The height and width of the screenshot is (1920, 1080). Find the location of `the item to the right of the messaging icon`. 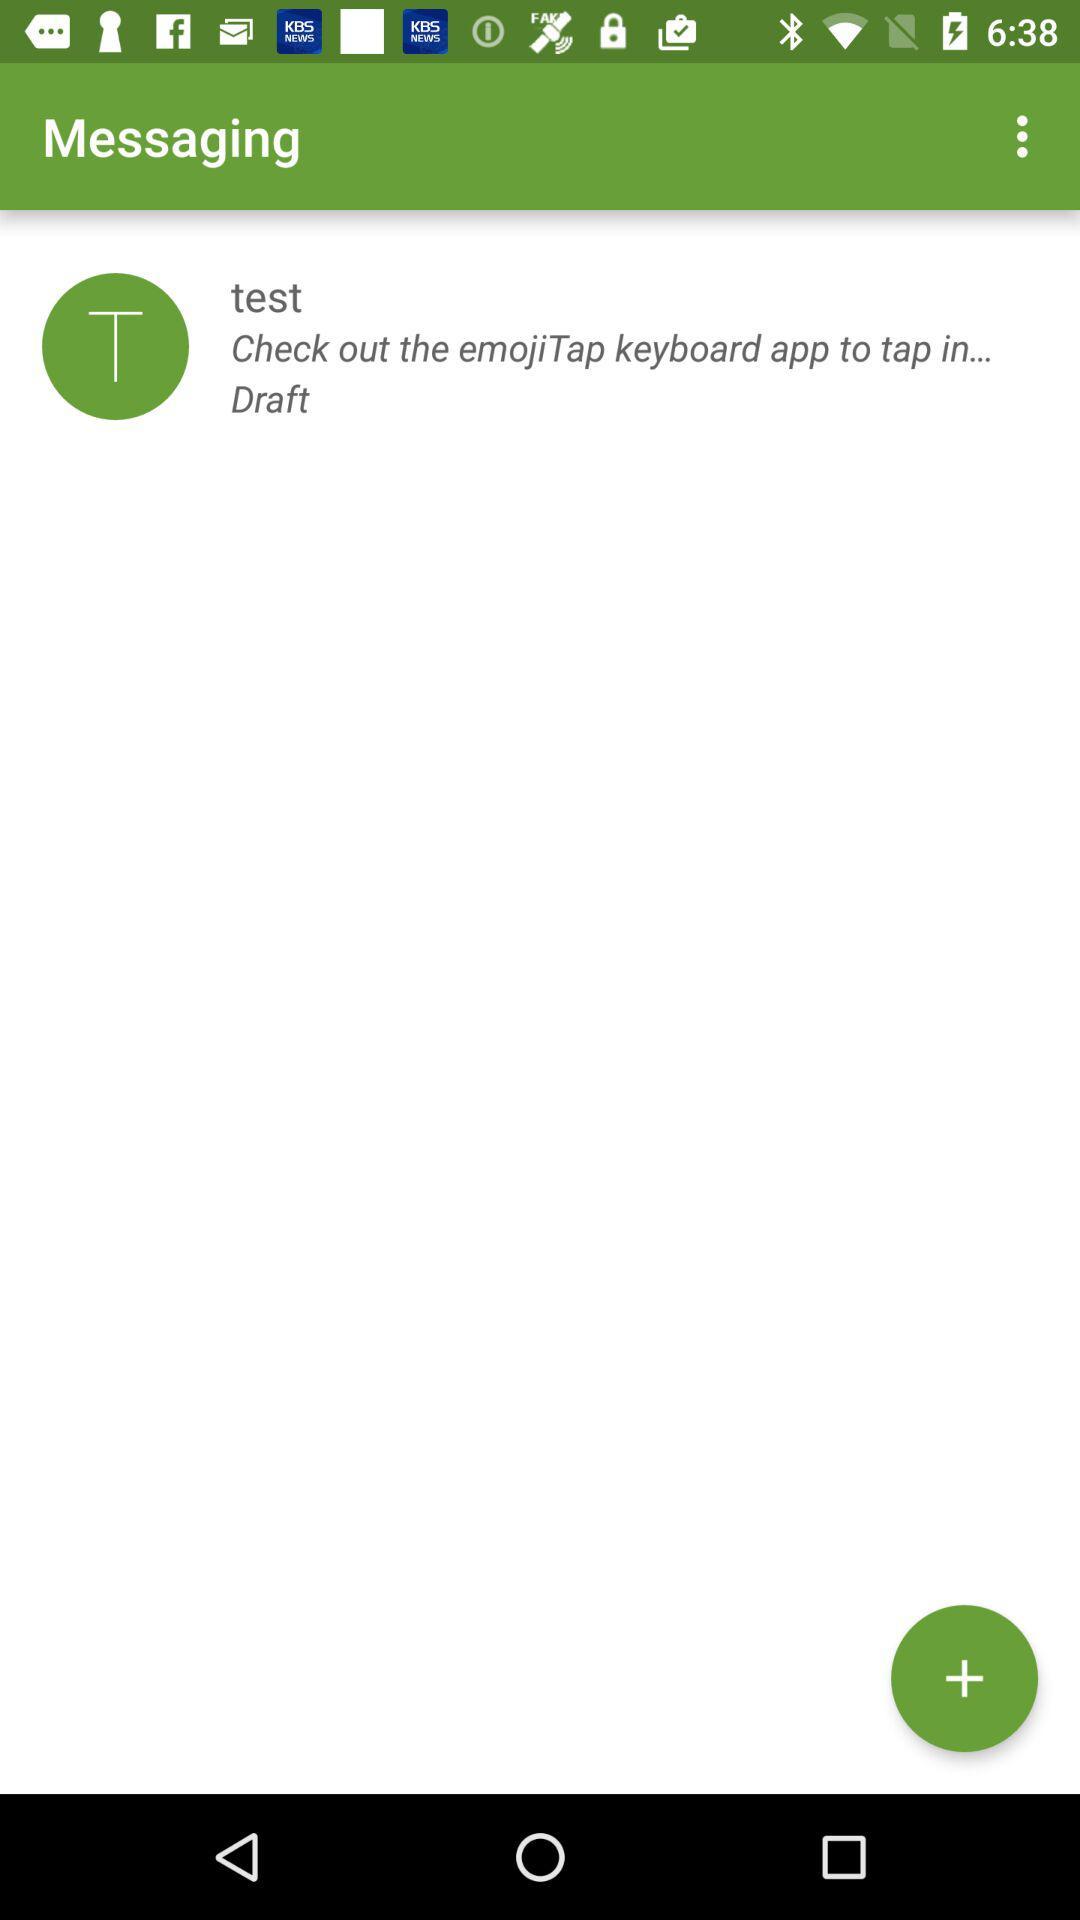

the item to the right of the messaging icon is located at coordinates (1027, 135).